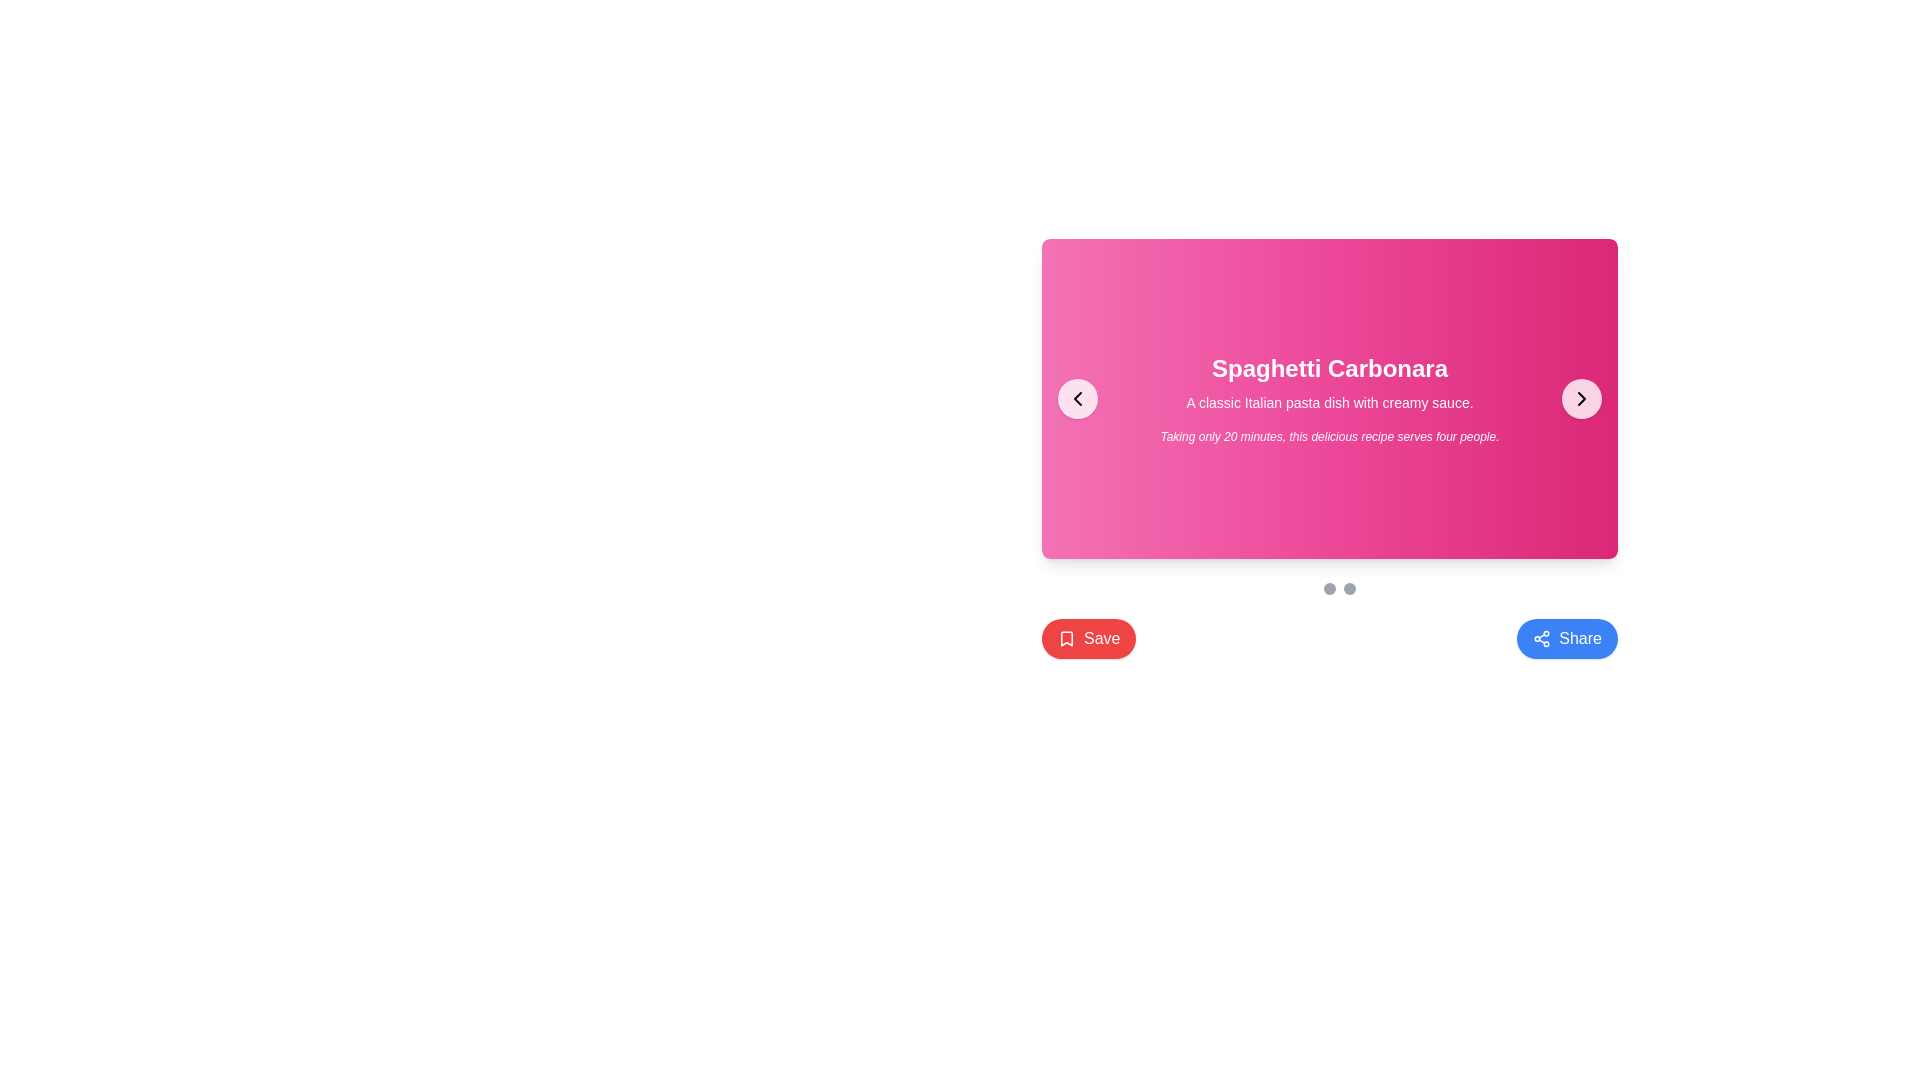 The image size is (1920, 1080). What do you see at coordinates (1581, 398) in the screenshot?
I see `the right-facing chevron arrow icon located within the circular button on the right edge of the pink content card` at bounding box center [1581, 398].